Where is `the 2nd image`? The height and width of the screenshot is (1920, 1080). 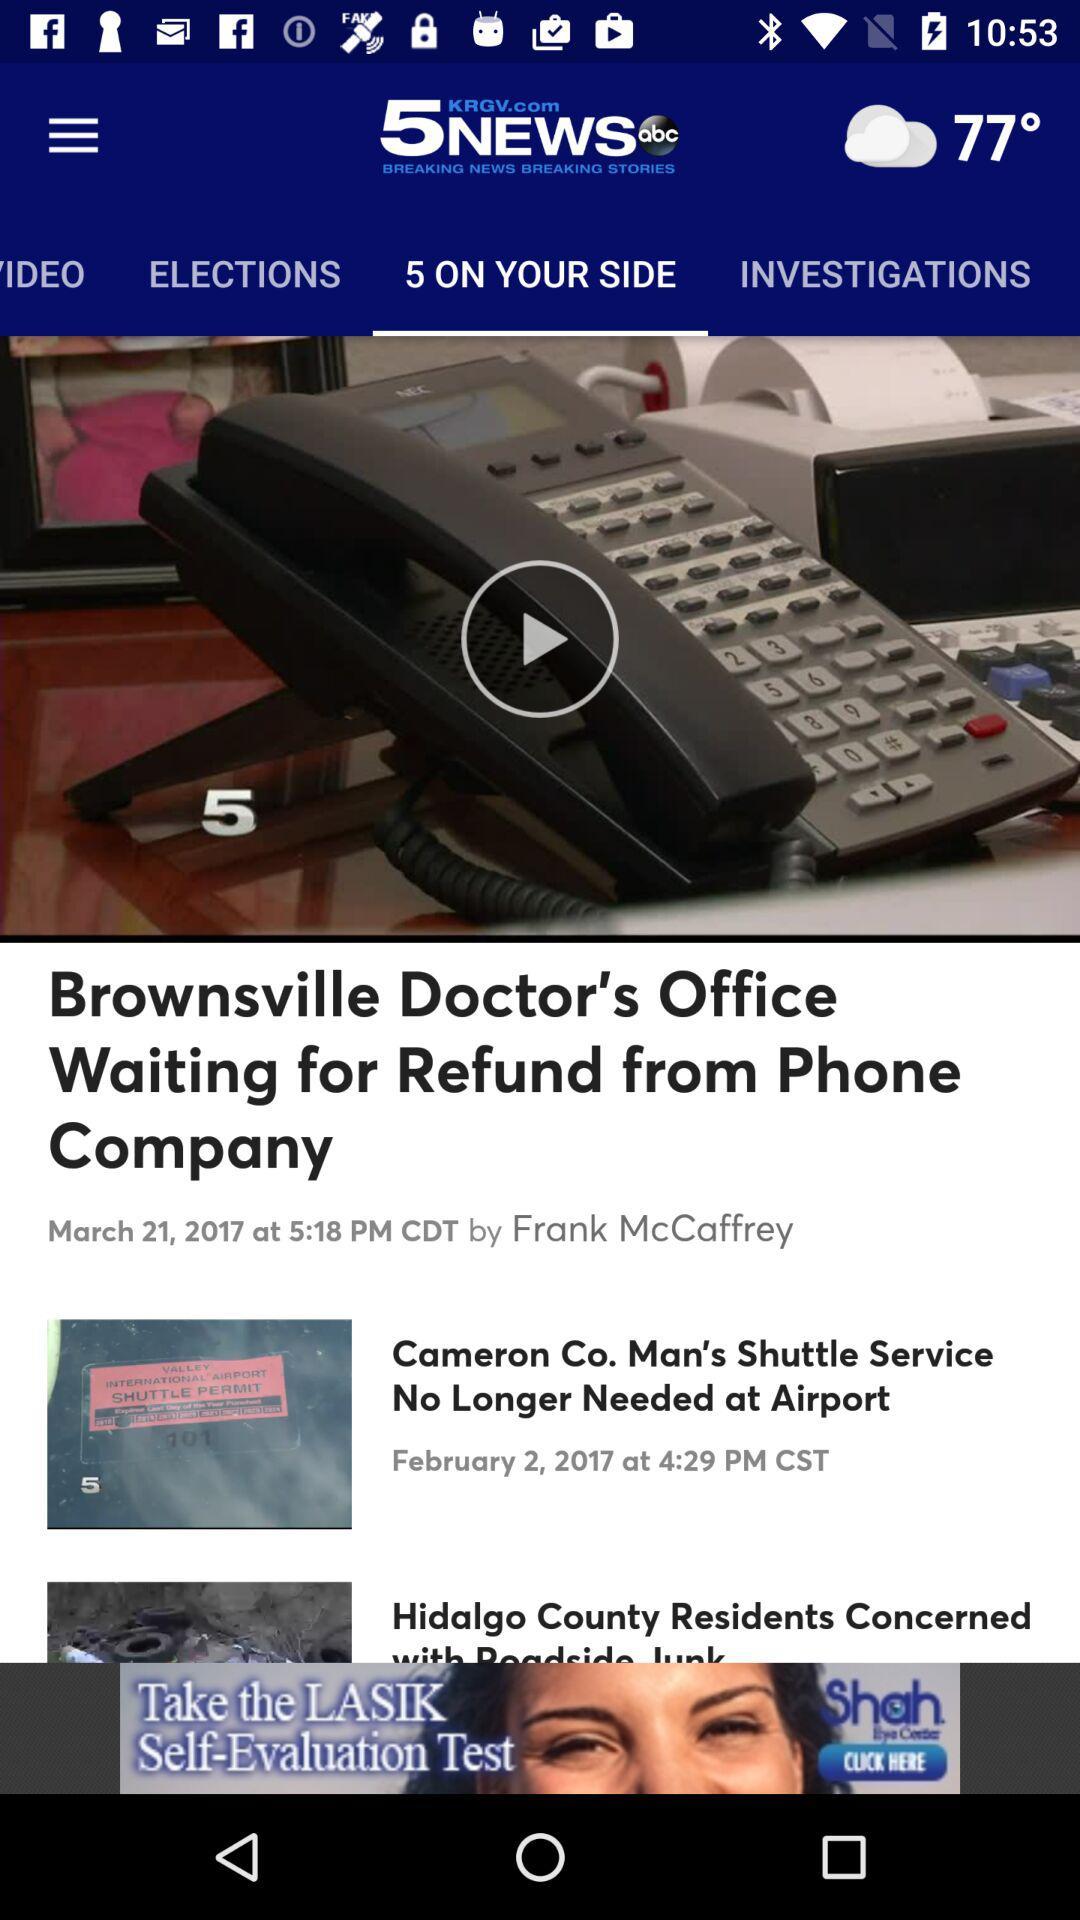
the 2nd image is located at coordinates (199, 1423).